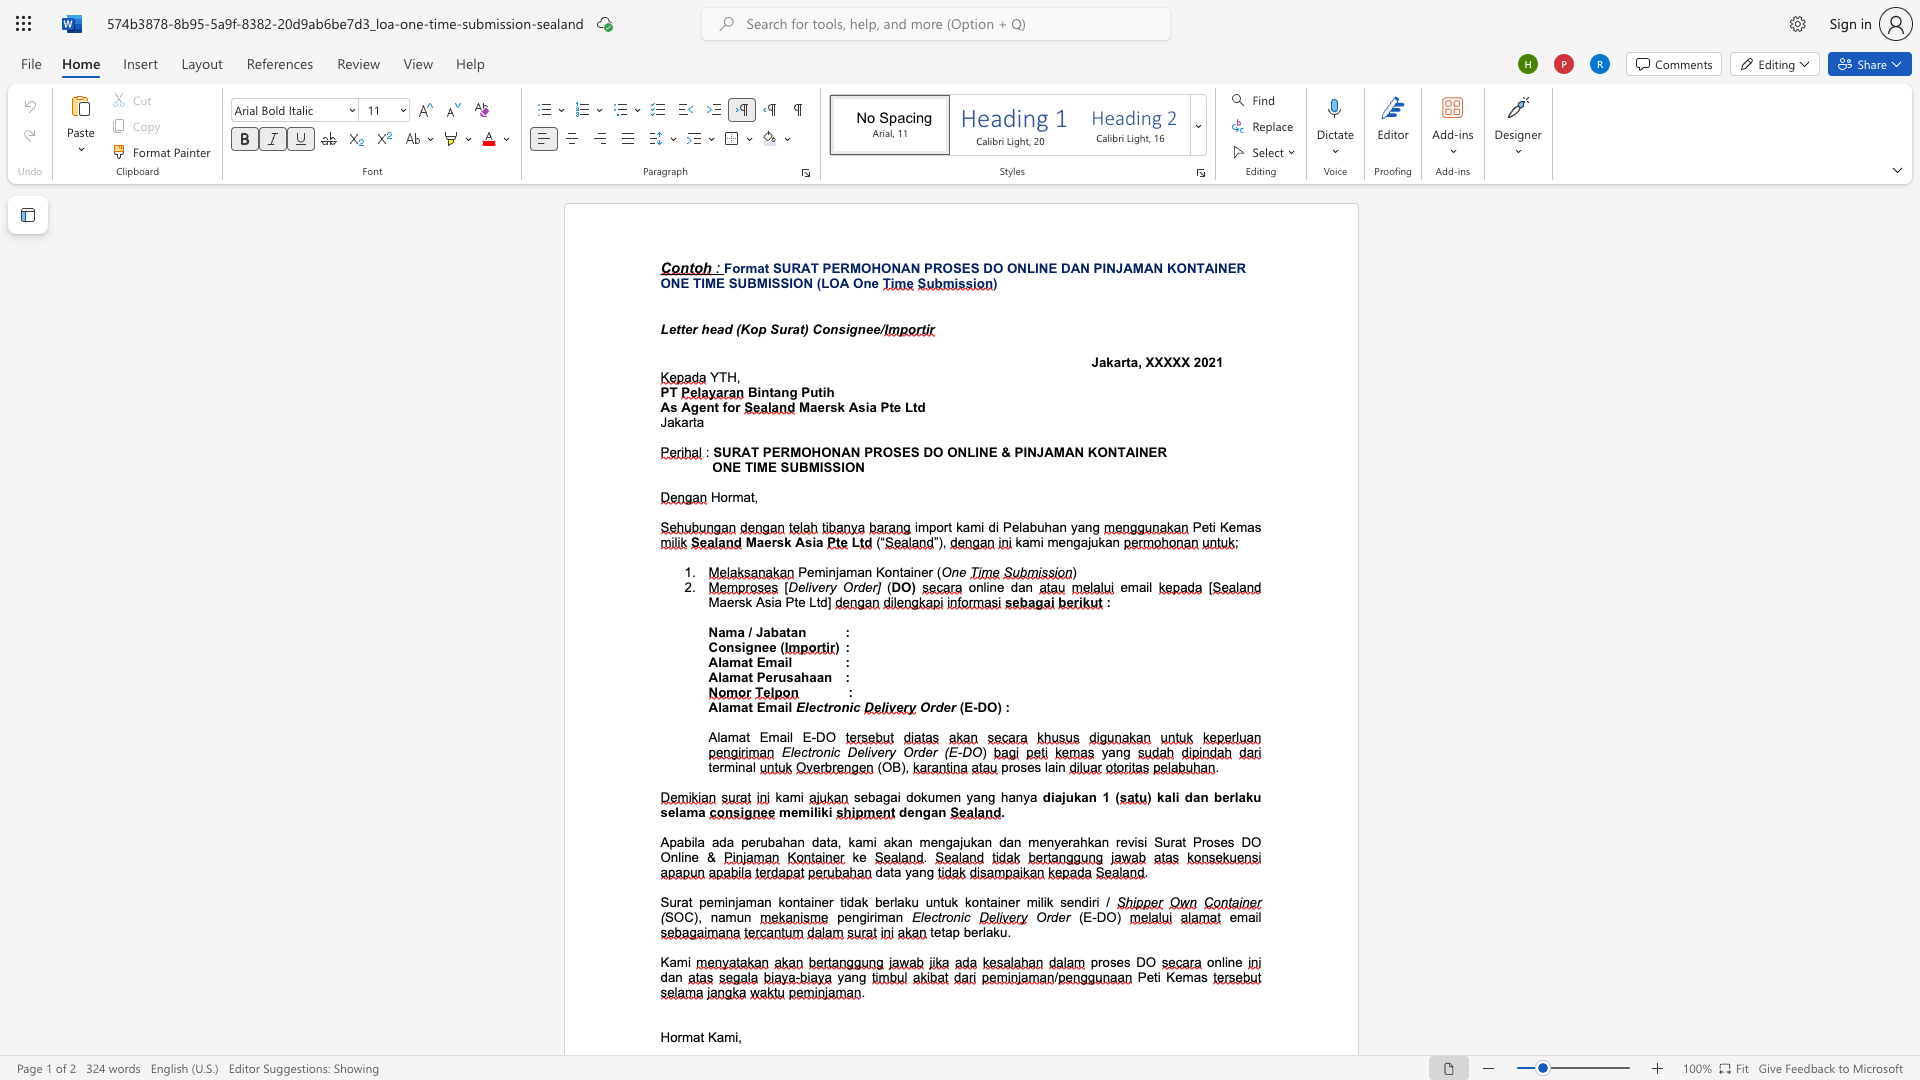 The image size is (1920, 1080). What do you see at coordinates (983, 267) in the screenshot?
I see `the subset text "DO ONLINE DAN PINJ" within the text "SURAT PERMOHONAN PROSES DO ONLINE DAN PINJAMAN KONTAINER"` at bounding box center [983, 267].